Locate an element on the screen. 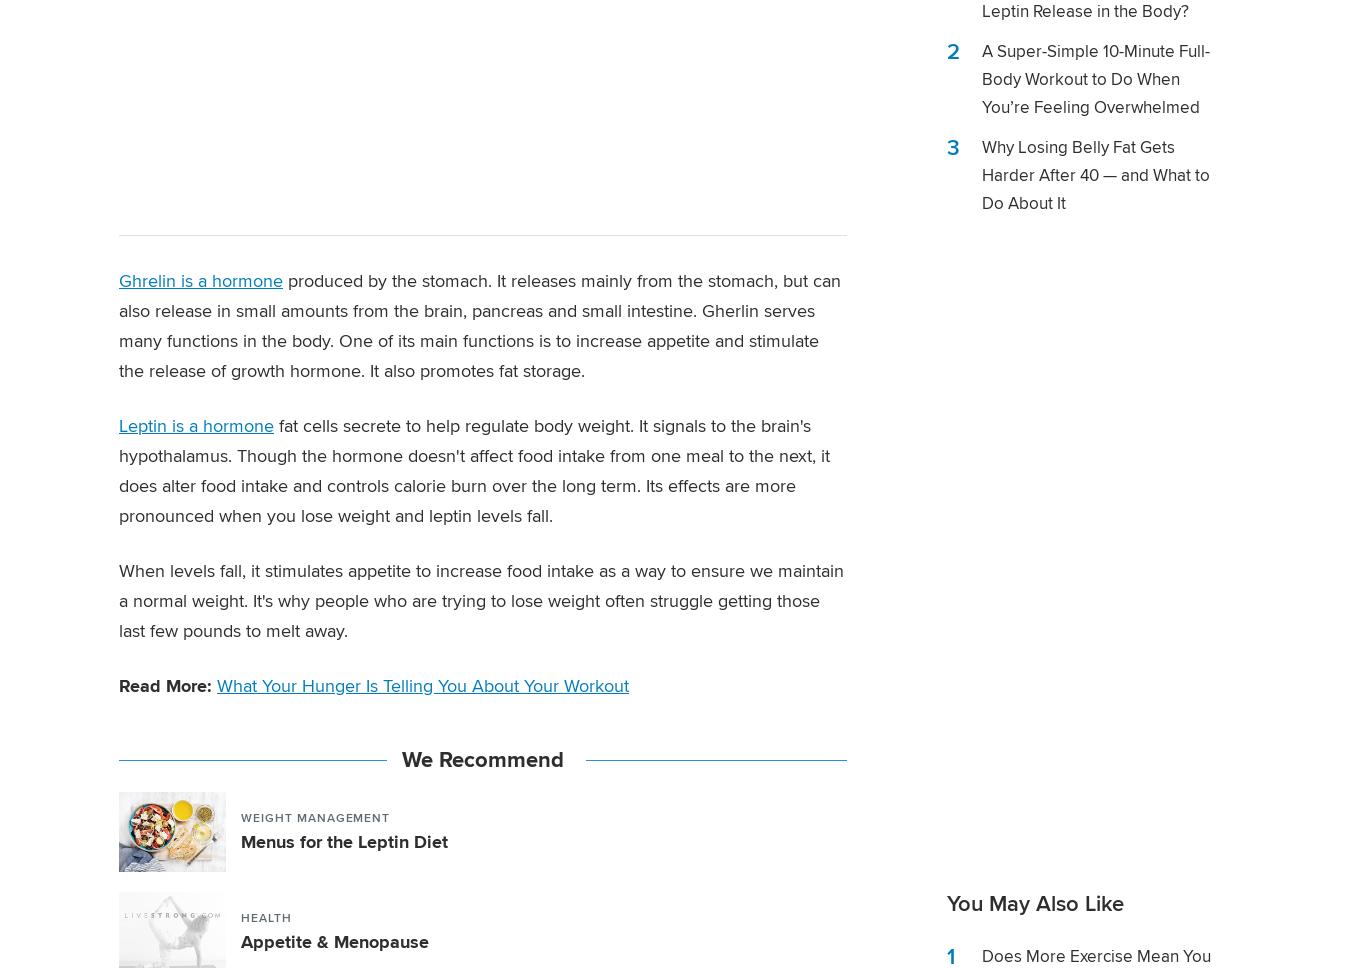 Image resolution: width=1366 pixels, height=968 pixels. 'Leptin is a hormone' is located at coordinates (195, 424).